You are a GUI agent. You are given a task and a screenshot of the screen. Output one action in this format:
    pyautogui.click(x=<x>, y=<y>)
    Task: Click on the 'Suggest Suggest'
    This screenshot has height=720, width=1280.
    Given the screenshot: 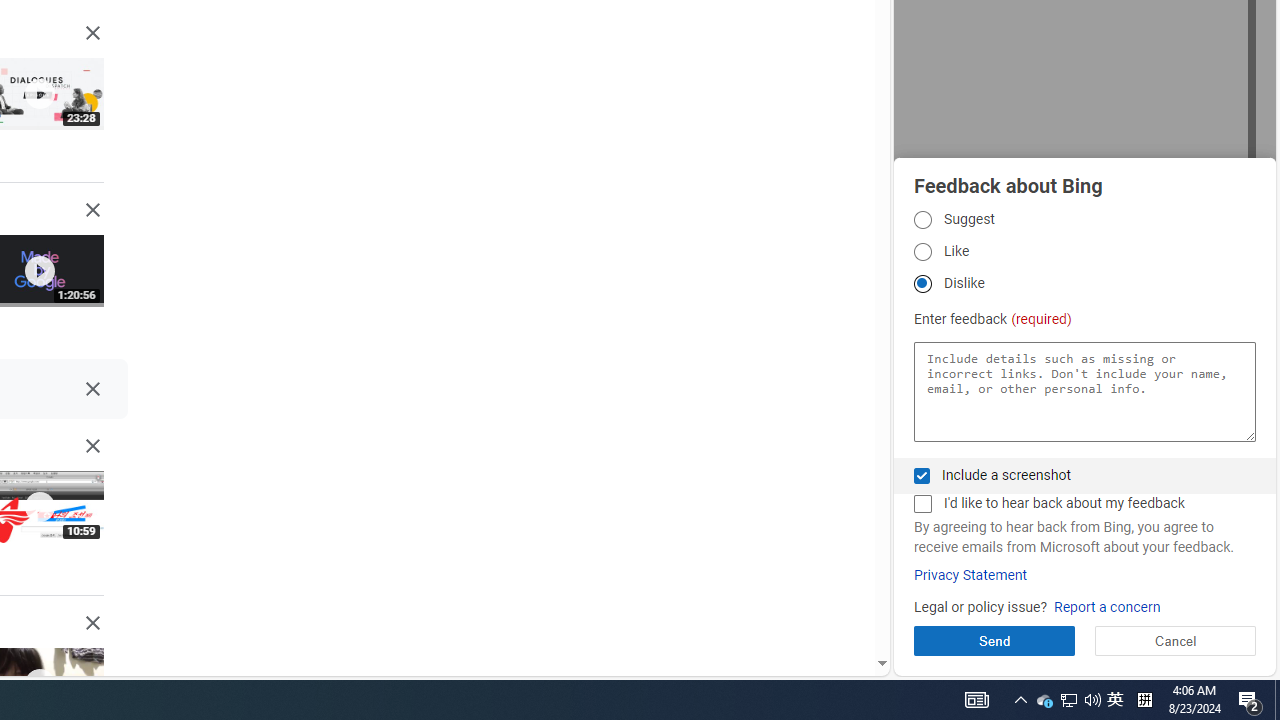 What is the action you would take?
    pyautogui.click(x=921, y=219)
    